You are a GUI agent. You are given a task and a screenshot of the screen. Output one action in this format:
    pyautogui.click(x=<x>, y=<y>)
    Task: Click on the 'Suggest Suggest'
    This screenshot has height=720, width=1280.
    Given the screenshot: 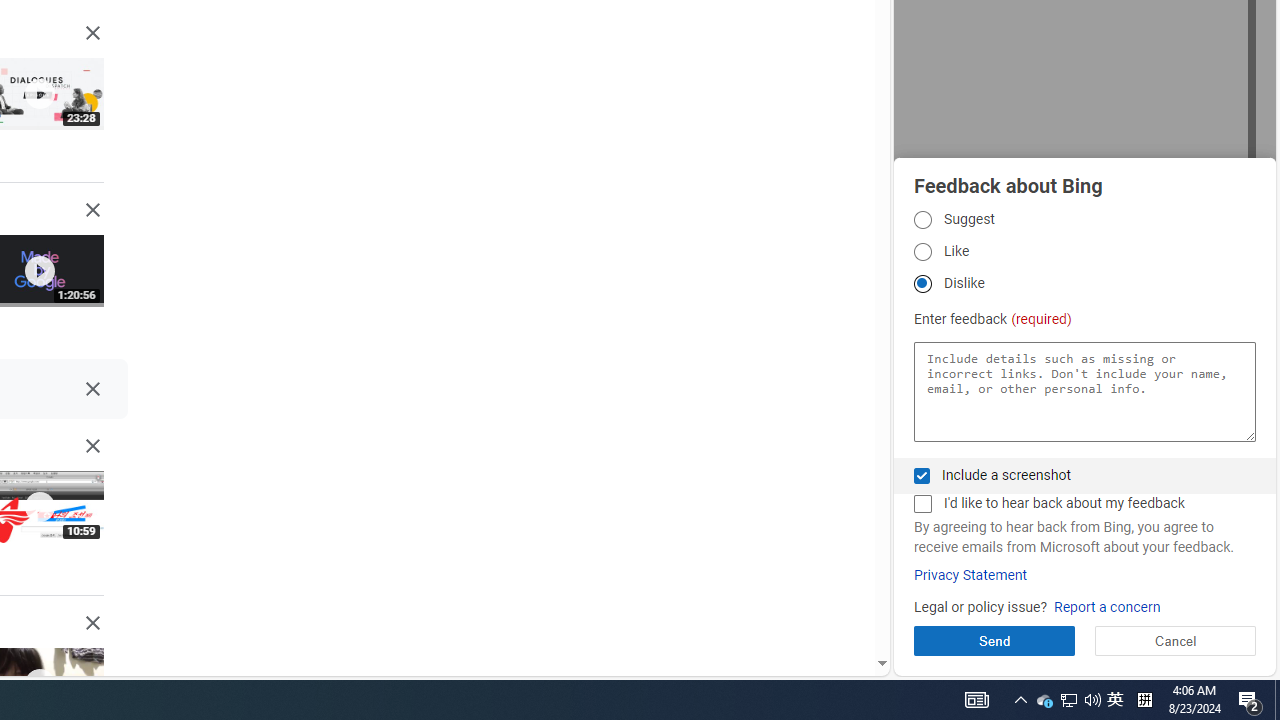 What is the action you would take?
    pyautogui.click(x=921, y=219)
    